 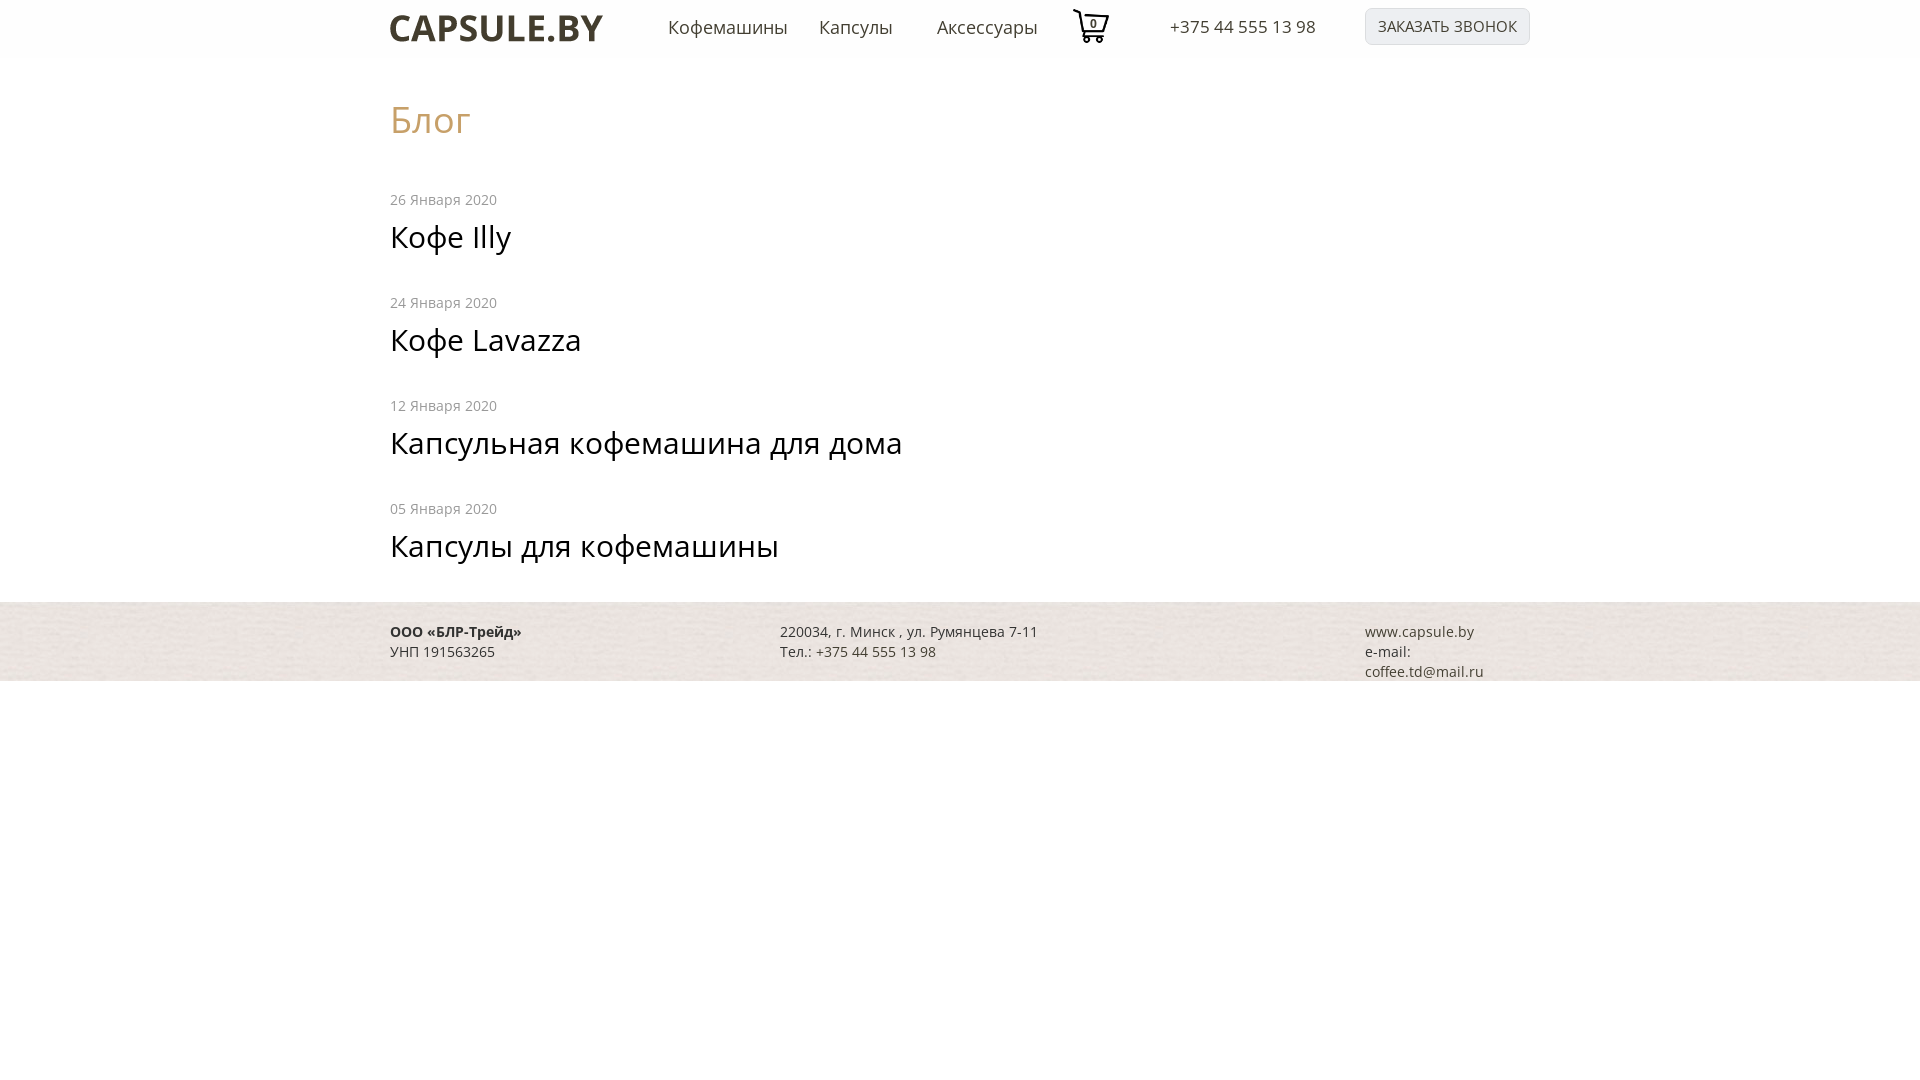 What do you see at coordinates (1070, 26) in the screenshot?
I see `'0'` at bounding box center [1070, 26].